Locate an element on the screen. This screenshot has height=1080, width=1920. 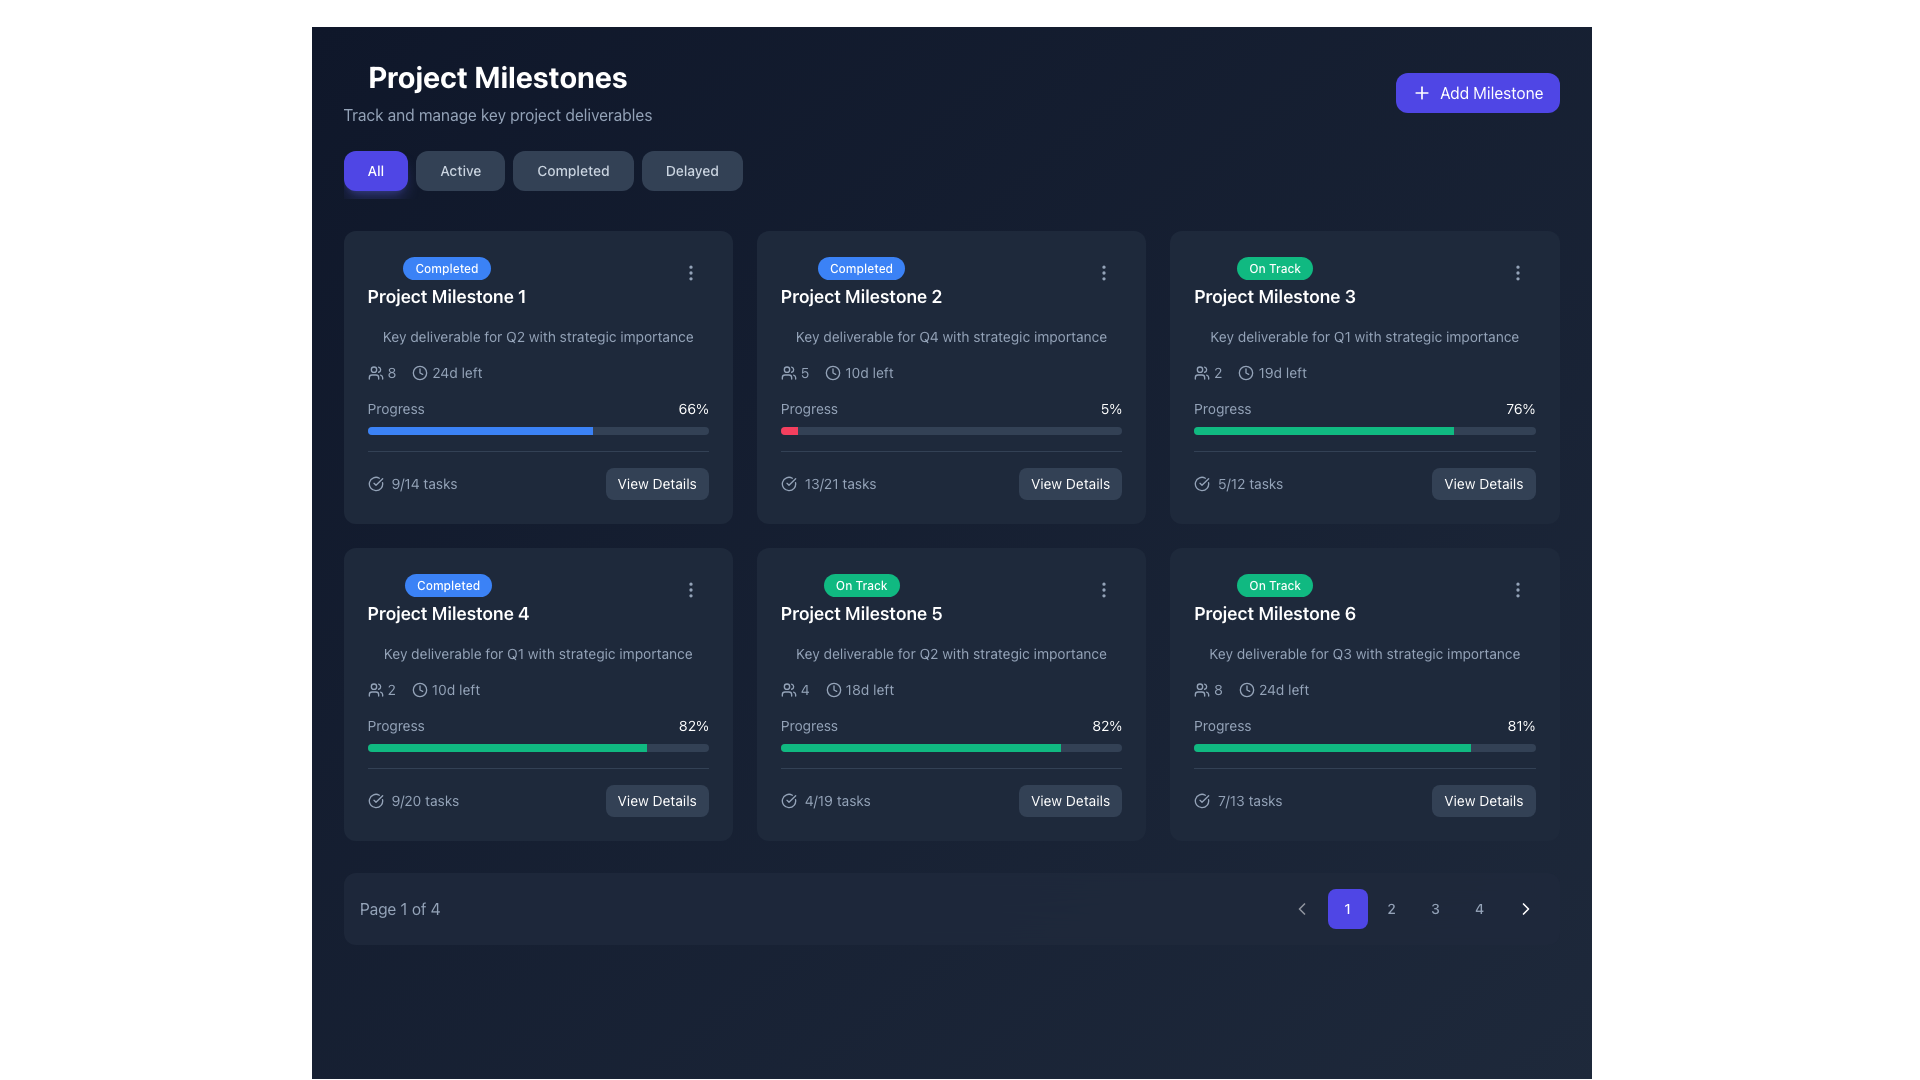
the informational text element displaying '24d left' with a supporting clock icon, located in the bottom-right card labeled 'Project Milestone 6' is located at coordinates (1273, 689).